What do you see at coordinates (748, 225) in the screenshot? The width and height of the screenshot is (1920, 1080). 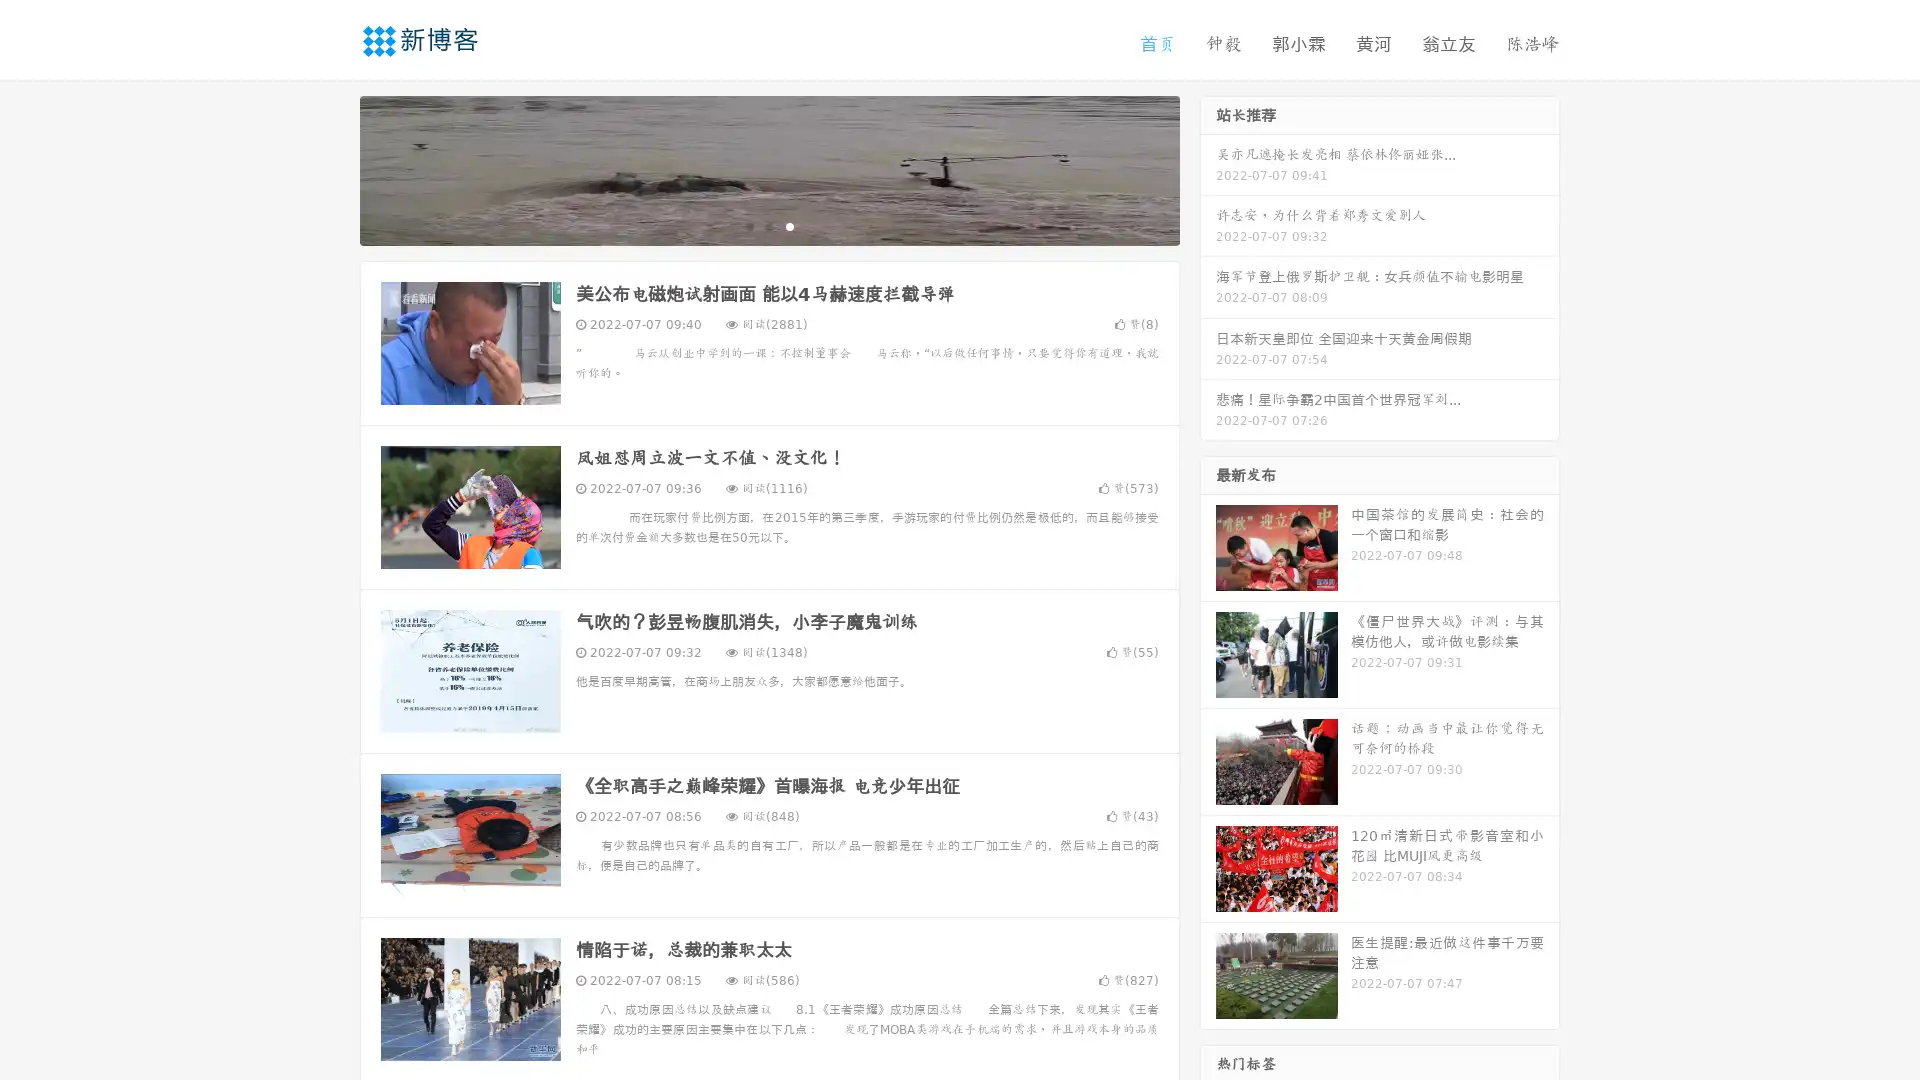 I see `Go to slide 1` at bounding box center [748, 225].